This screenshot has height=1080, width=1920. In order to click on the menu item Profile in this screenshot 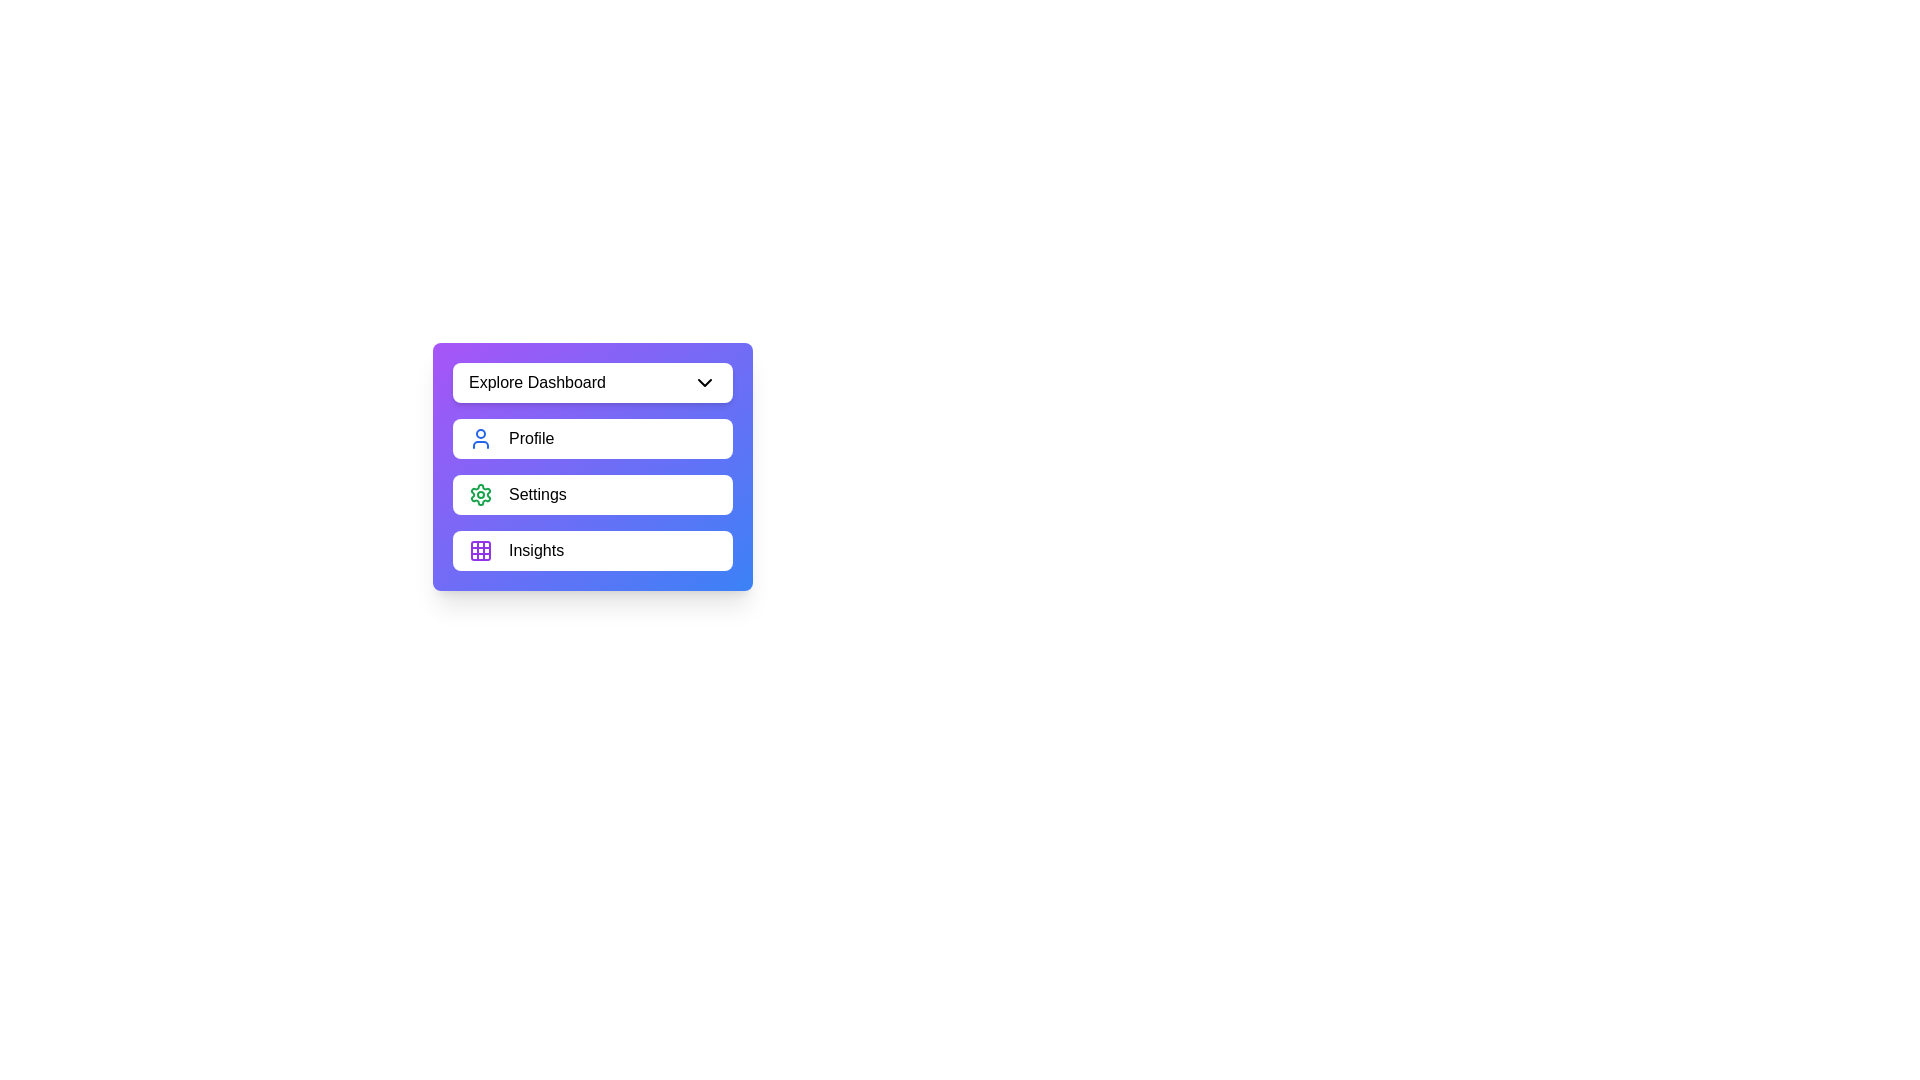, I will do `click(592, 438)`.